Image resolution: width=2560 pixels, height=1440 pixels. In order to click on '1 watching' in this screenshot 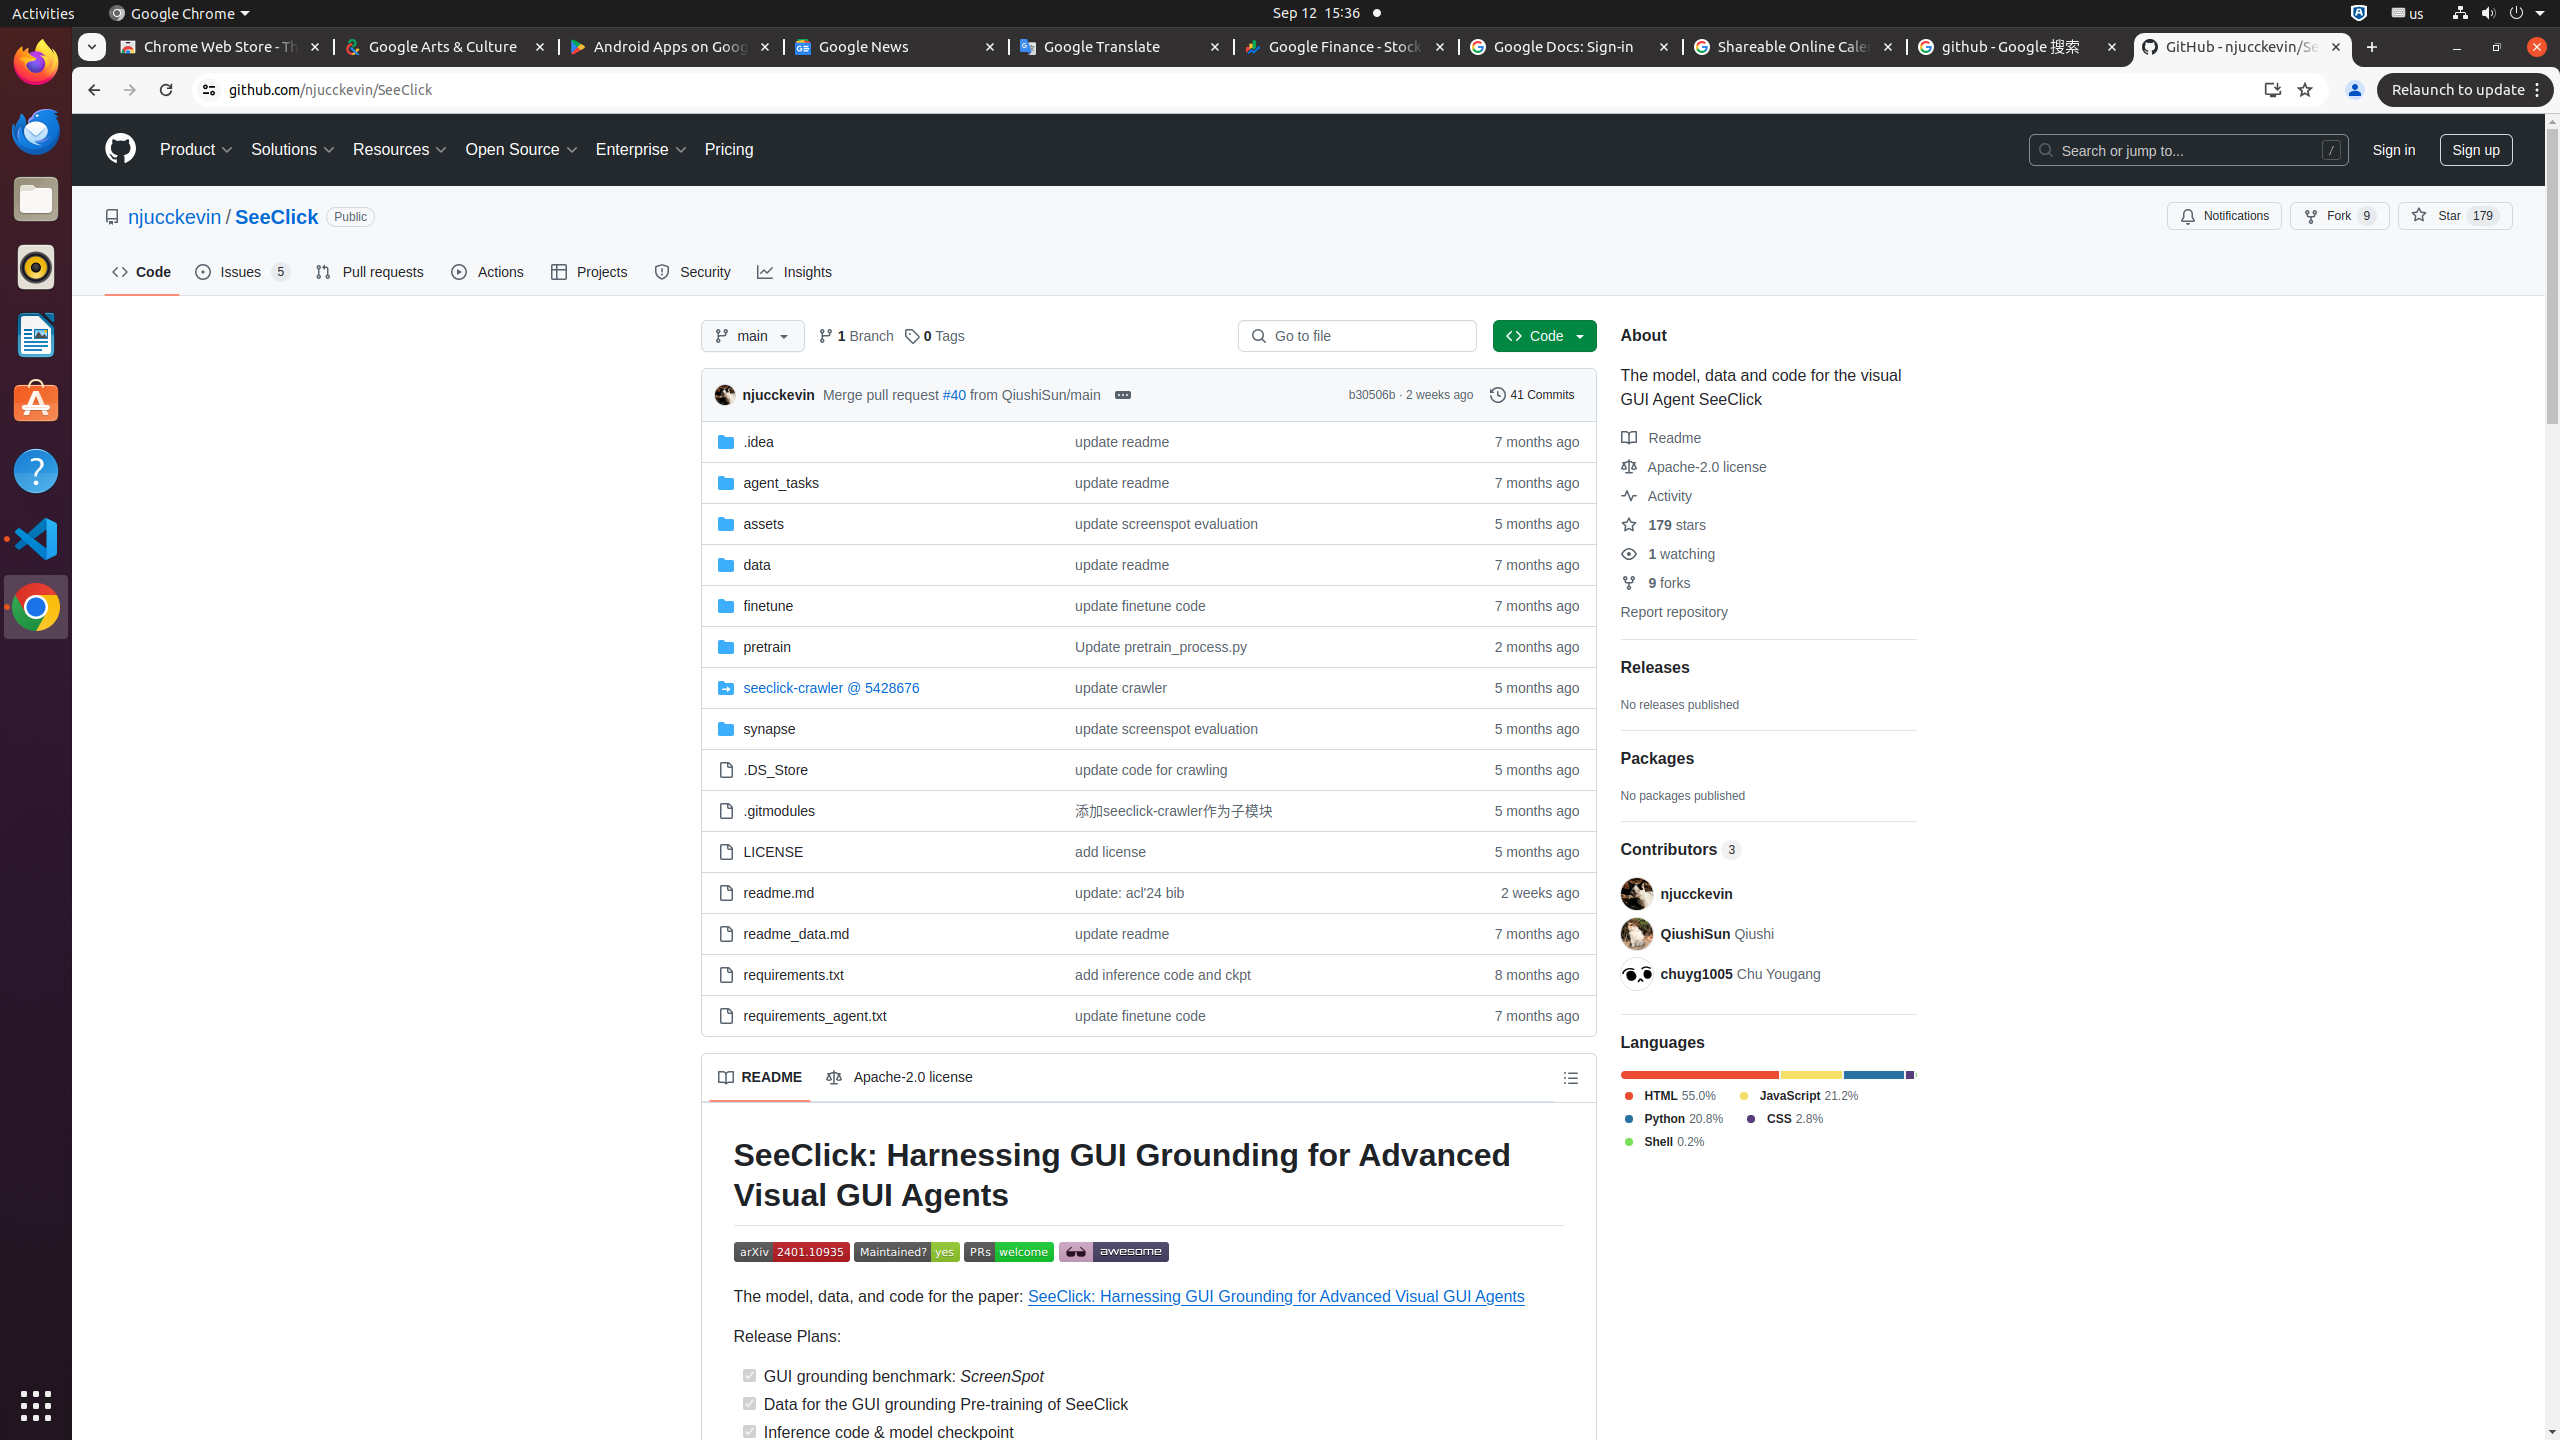, I will do `click(1667, 552)`.